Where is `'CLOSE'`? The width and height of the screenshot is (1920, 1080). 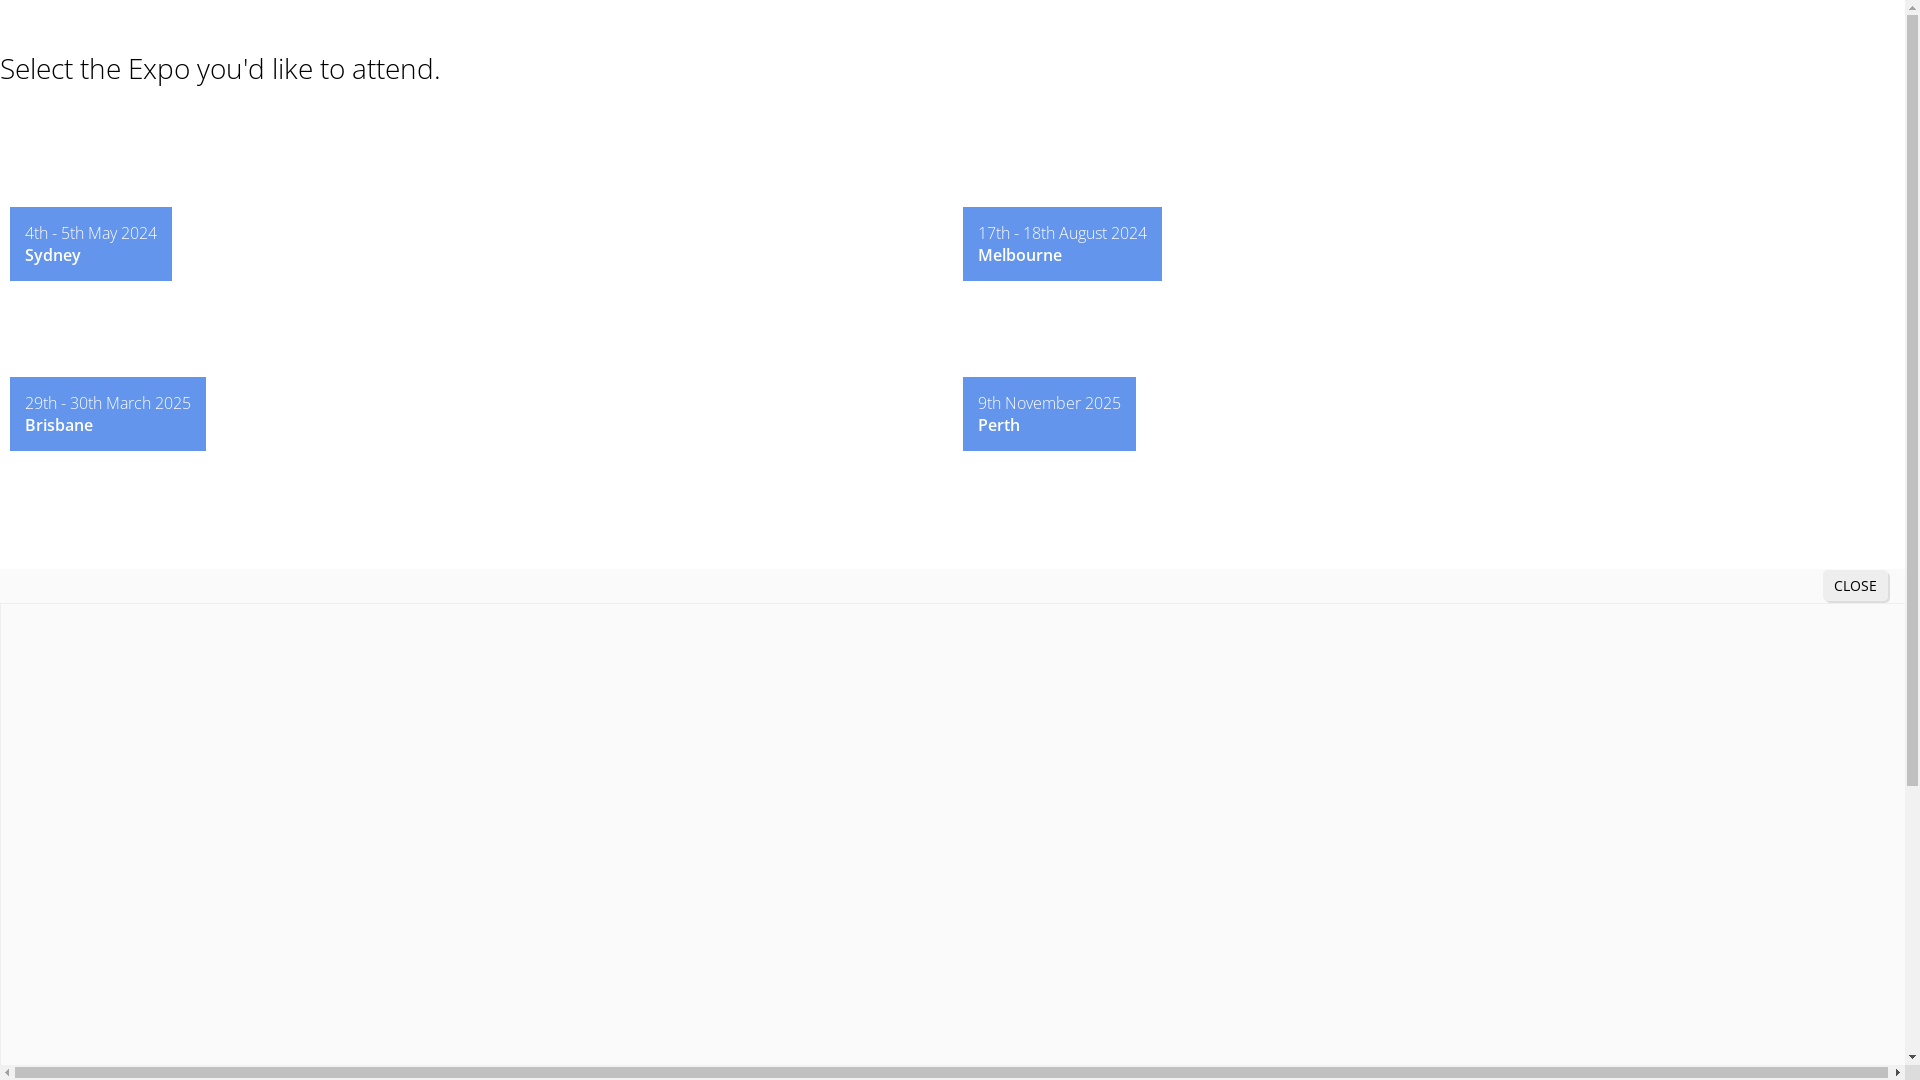 'CLOSE' is located at coordinates (1854, 585).